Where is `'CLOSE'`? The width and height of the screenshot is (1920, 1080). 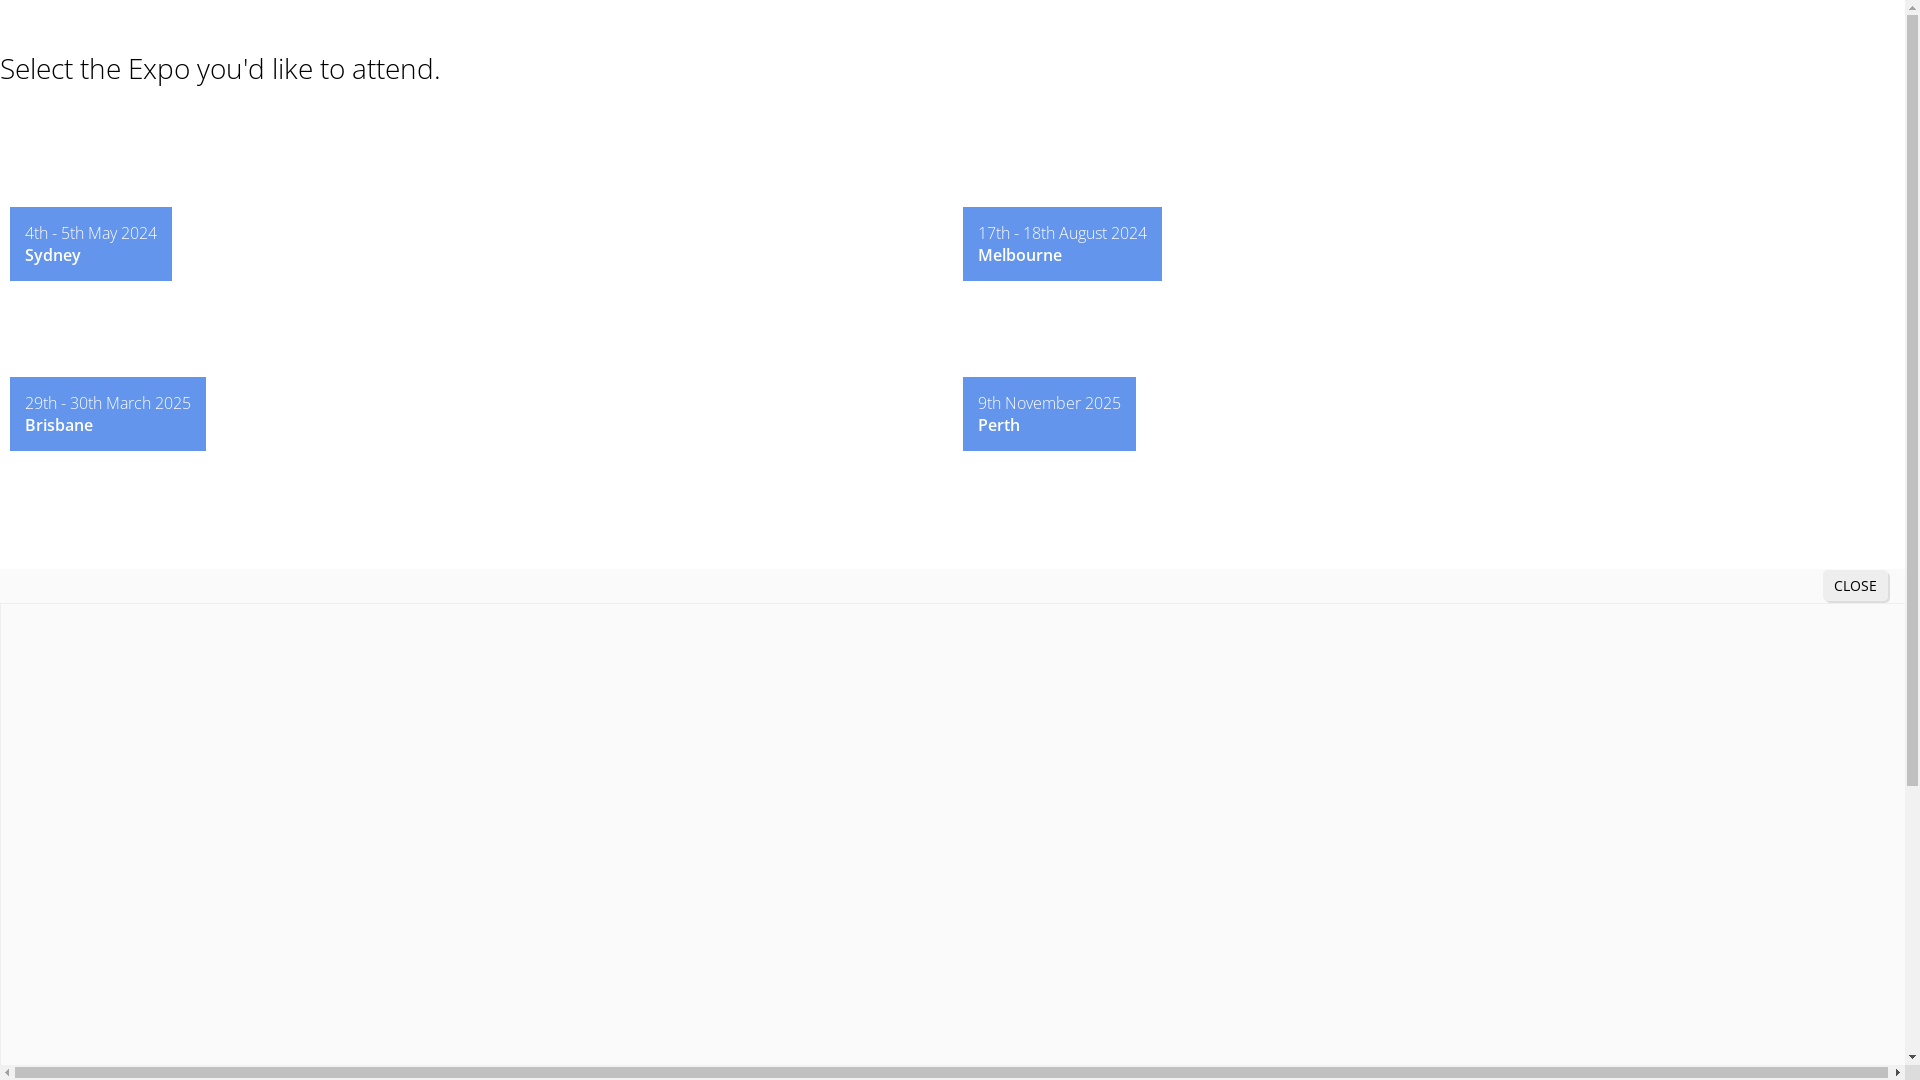 'CLOSE' is located at coordinates (1854, 585).